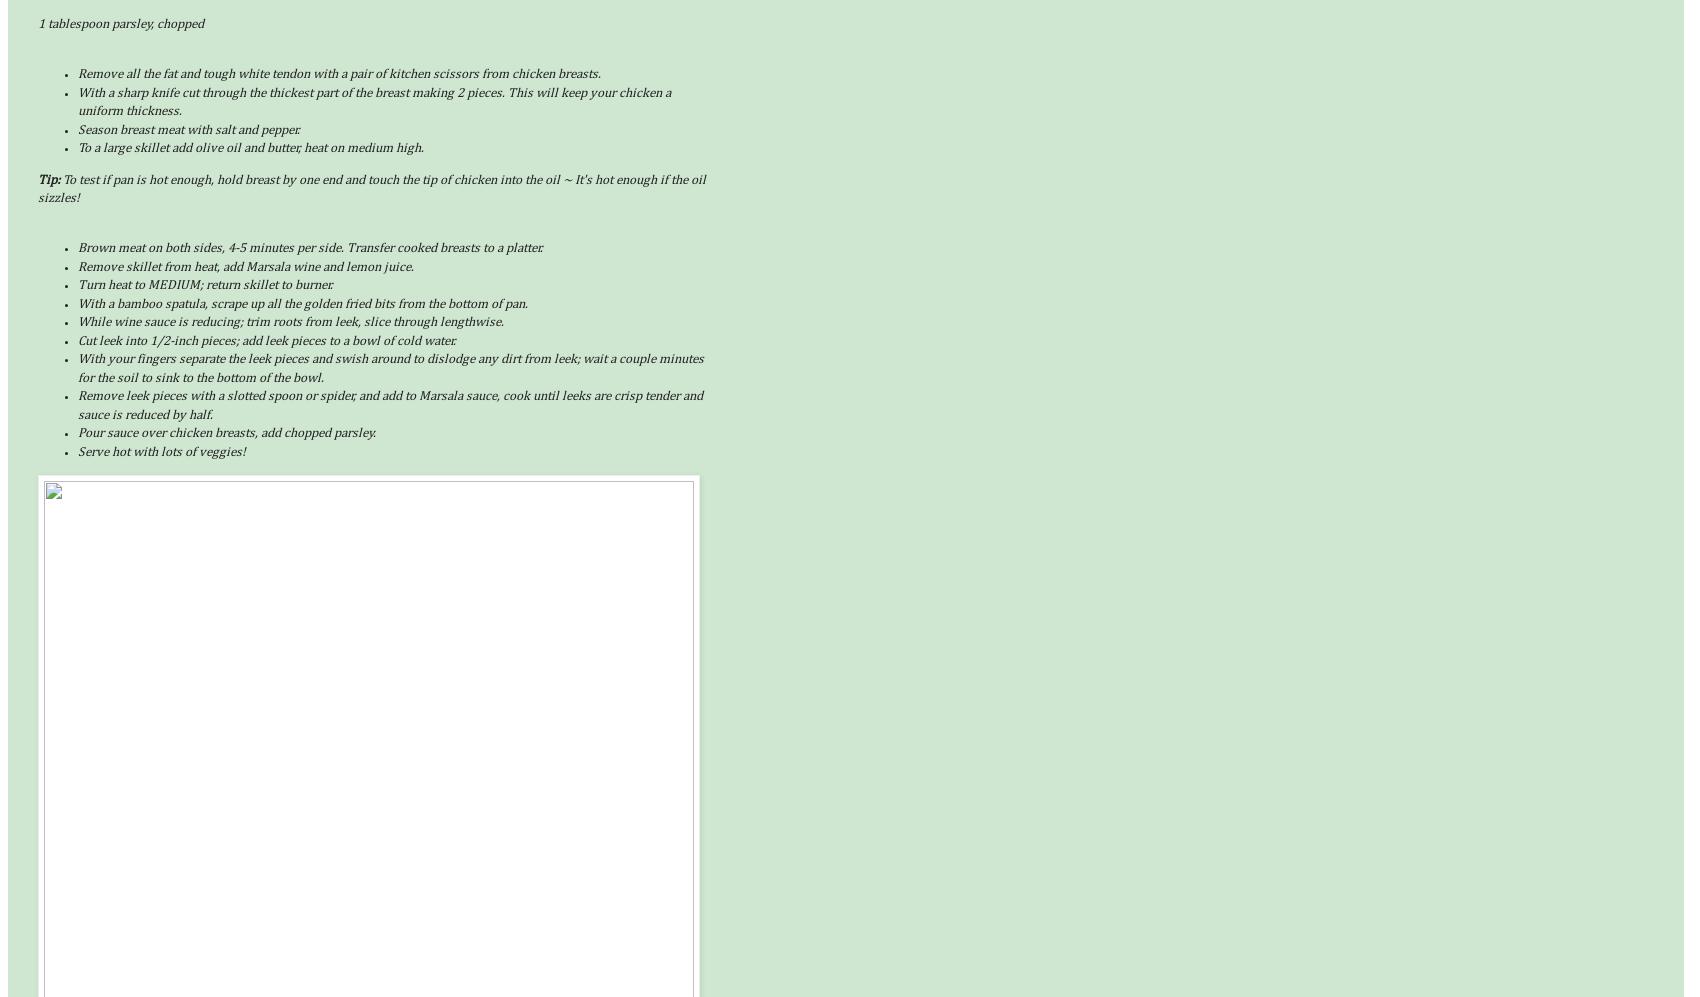 The width and height of the screenshot is (1700, 997). I want to click on 'To test if pan is hot enough, hold breast by one end and touch the tip of chicken into the oil ~ It's hot enough if the oil sizzles!', so click(38, 189).